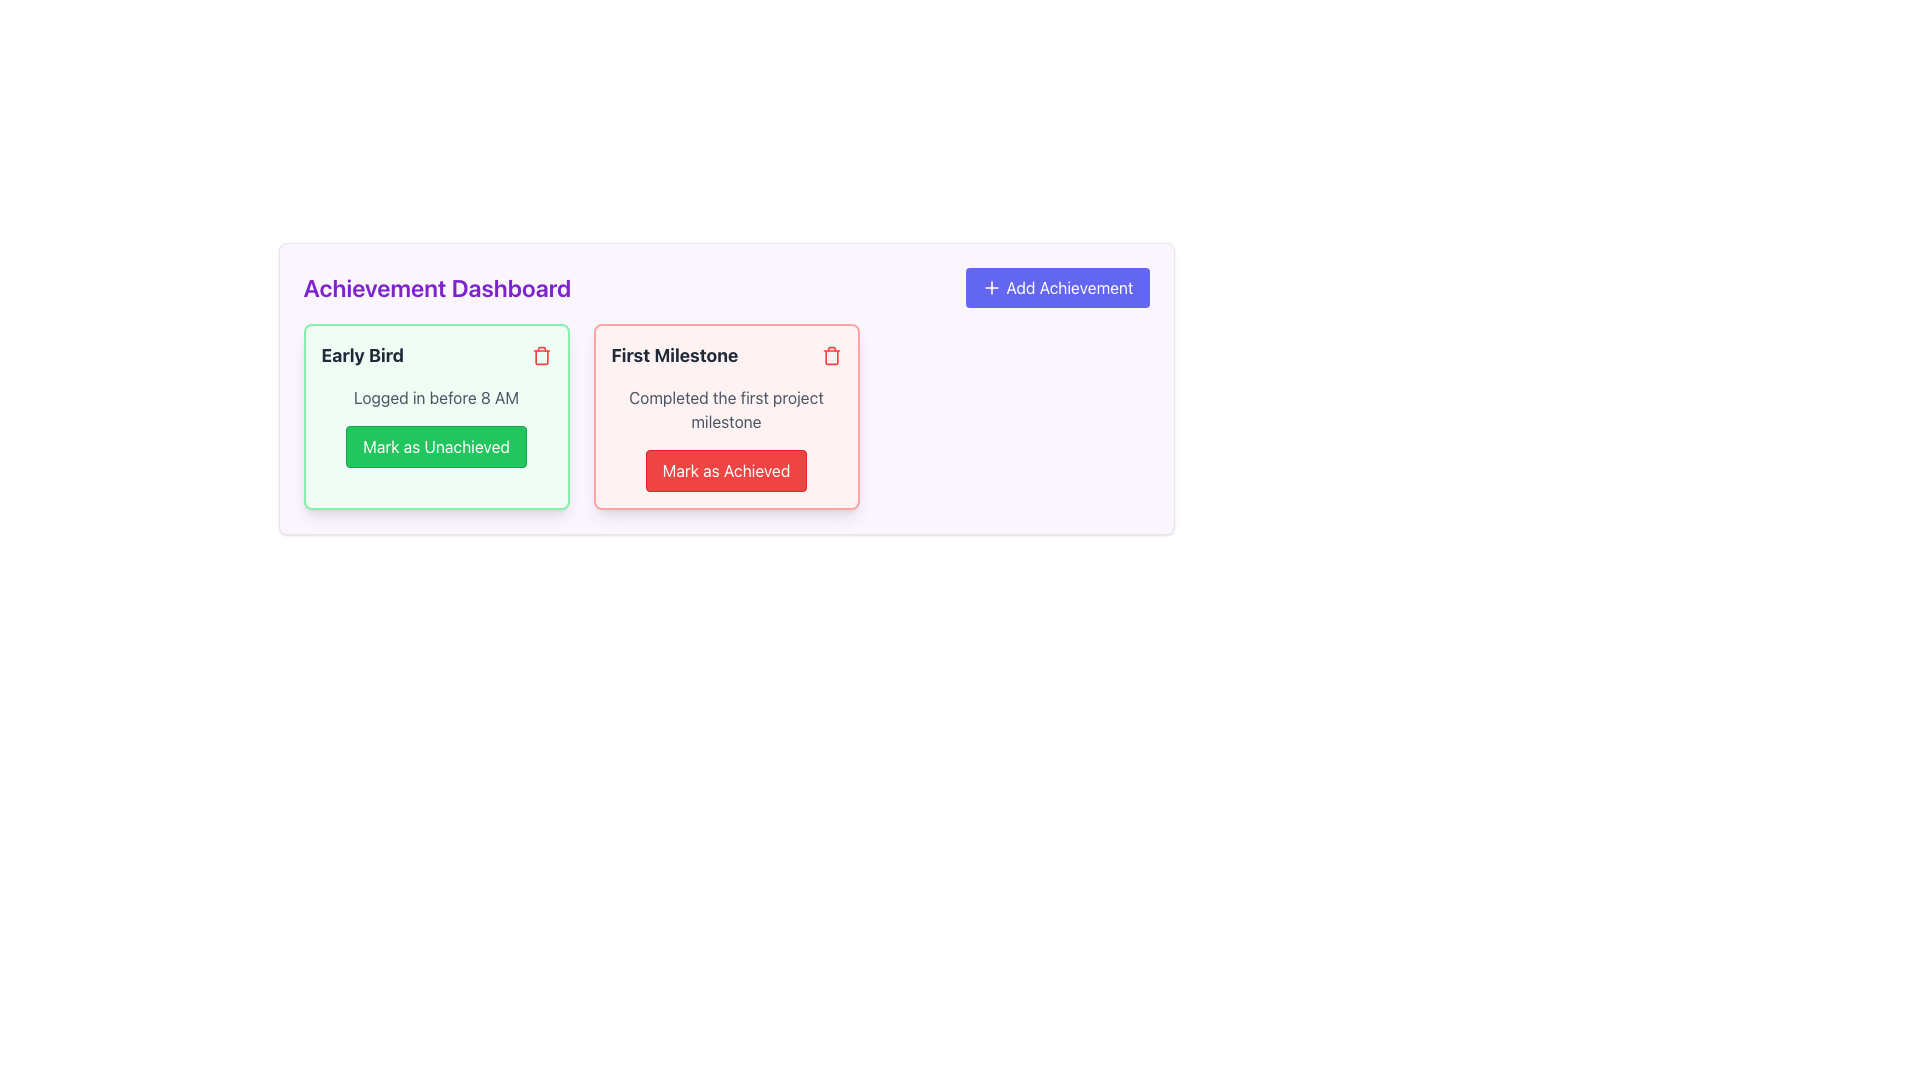 The width and height of the screenshot is (1920, 1080). What do you see at coordinates (541, 354) in the screenshot?
I see `the delete button located in the top-right corner of the 'Early Bird' card` at bounding box center [541, 354].